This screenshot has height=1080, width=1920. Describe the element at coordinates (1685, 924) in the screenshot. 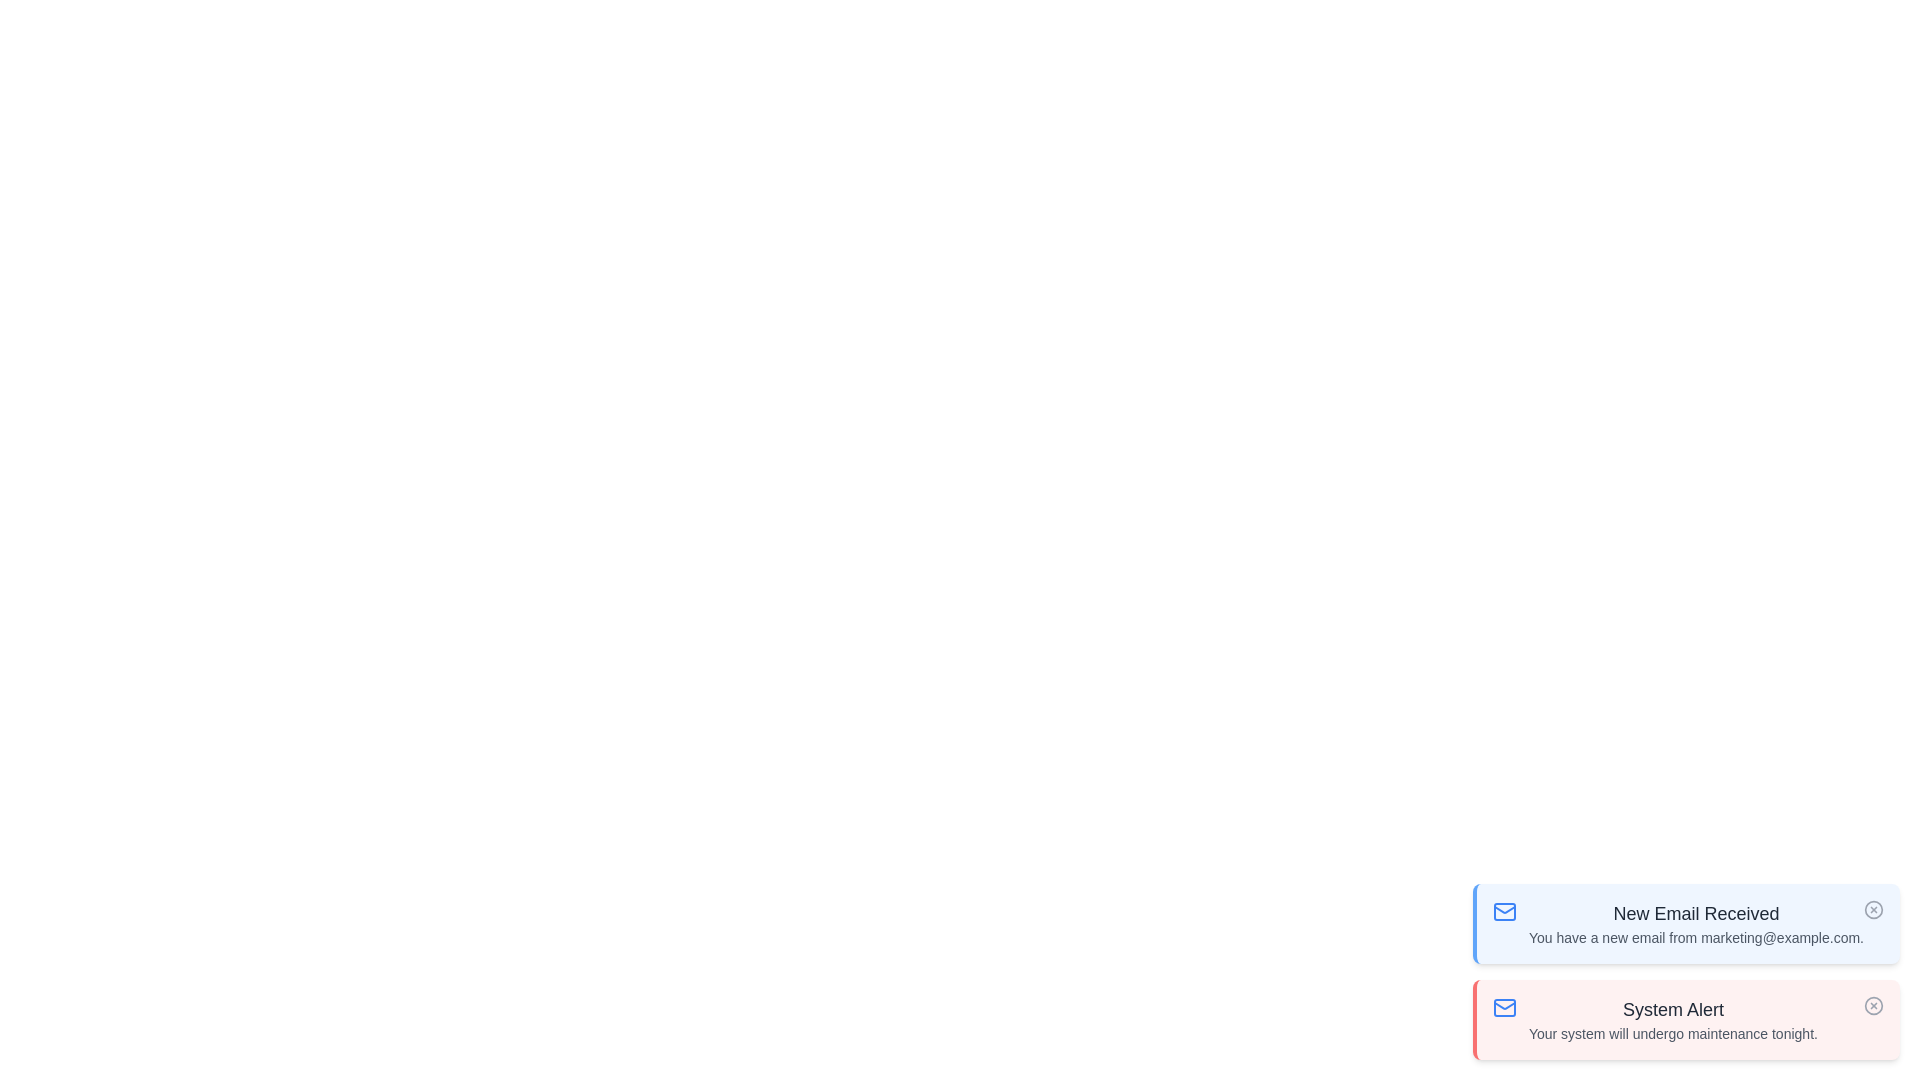

I see `the notification with title New Email Received` at that location.